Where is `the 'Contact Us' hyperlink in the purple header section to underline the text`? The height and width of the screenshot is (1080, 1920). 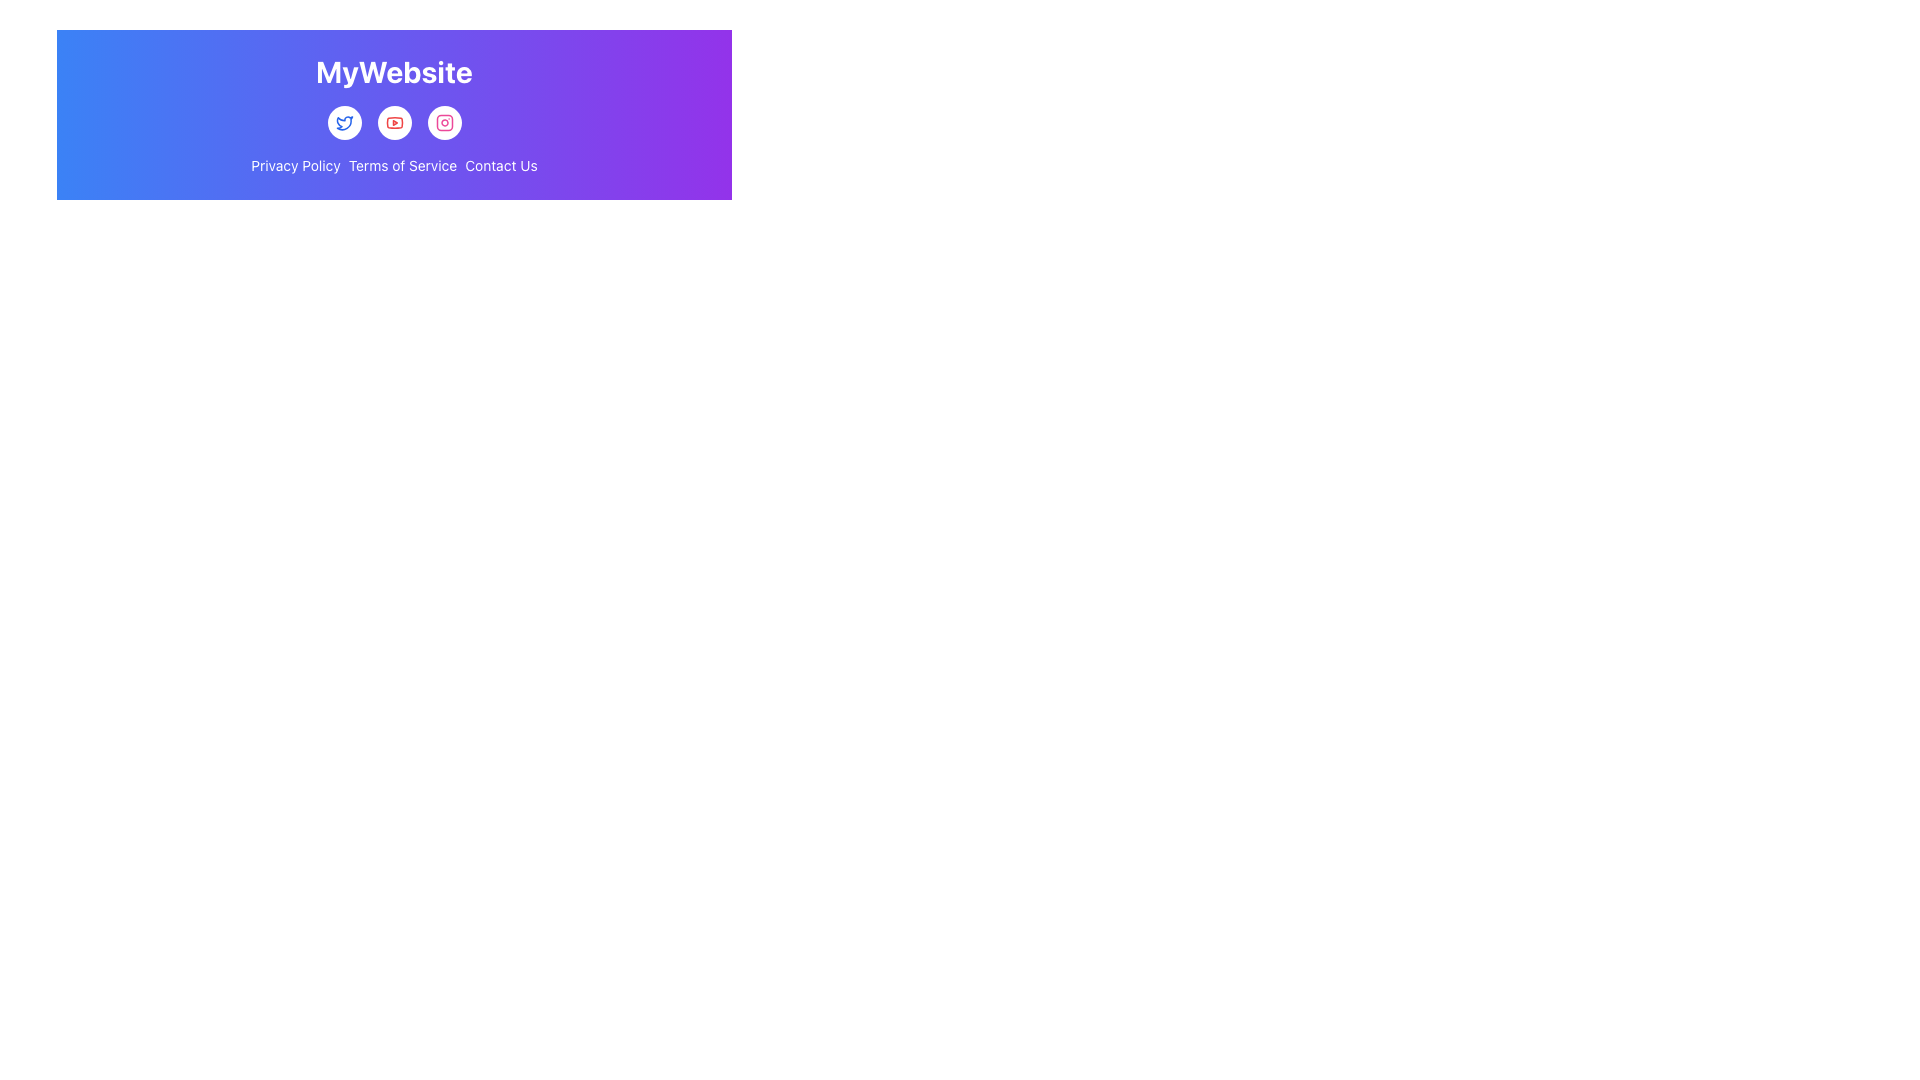
the 'Contact Us' hyperlink in the purple header section to underline the text is located at coordinates (501, 164).